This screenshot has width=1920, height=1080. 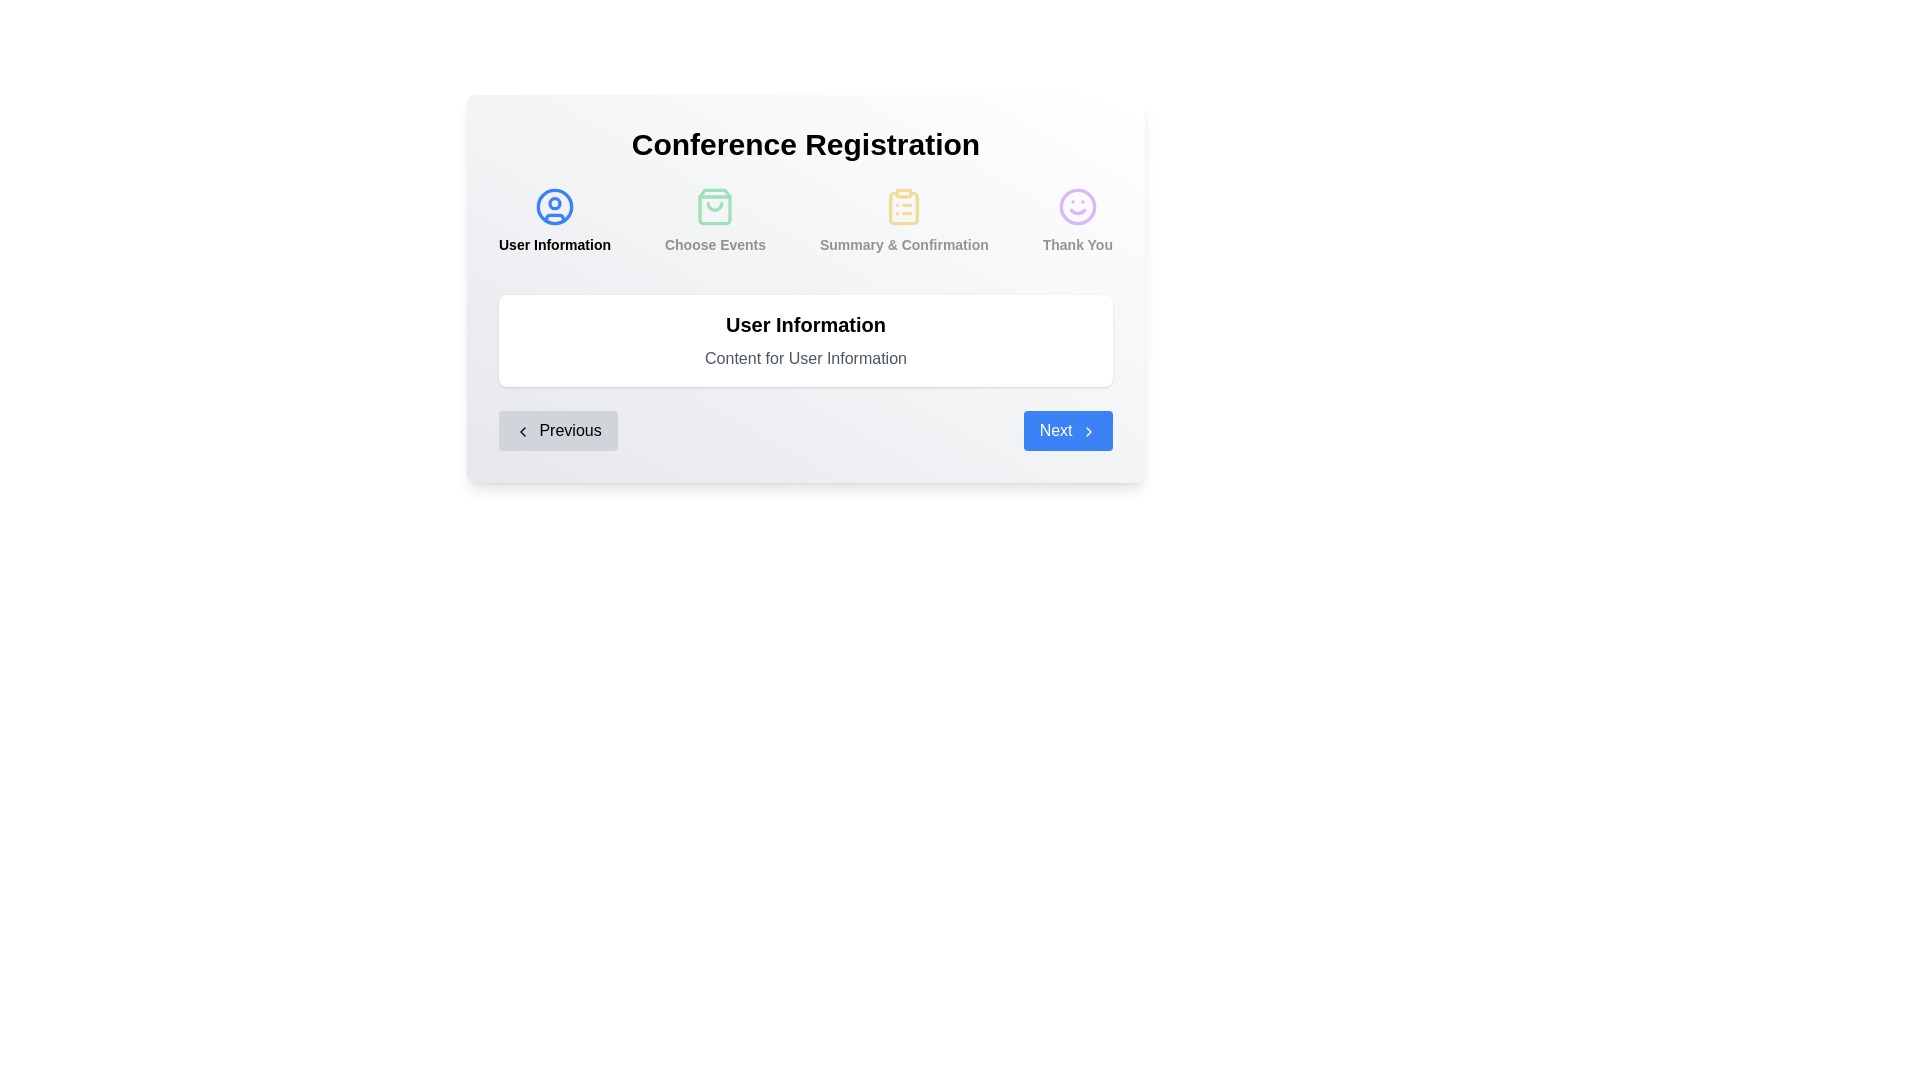 I want to click on the Text label that provides additional information related to the 'User Information' section, located below the 'User Information' header, so click(x=806, y=357).